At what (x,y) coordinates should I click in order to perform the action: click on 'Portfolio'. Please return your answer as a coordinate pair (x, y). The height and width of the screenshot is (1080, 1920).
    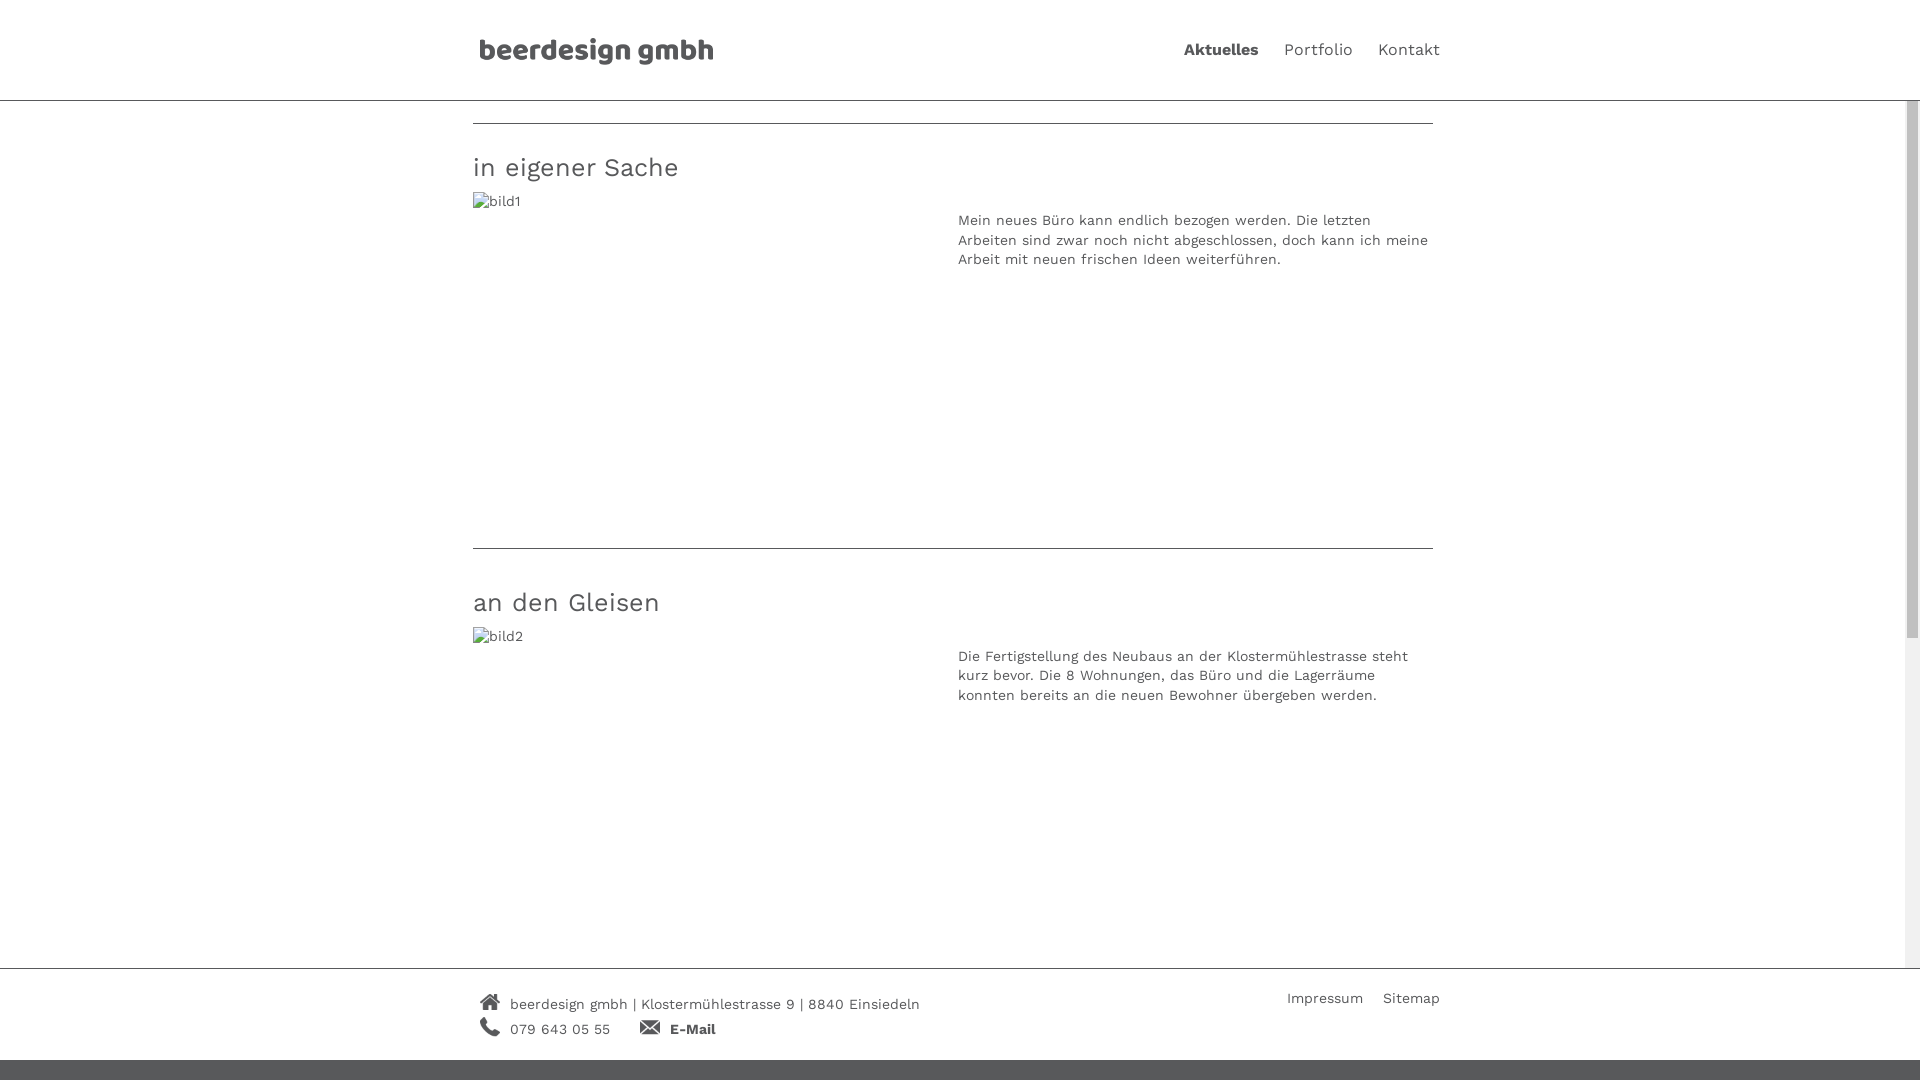
    Looking at the image, I should click on (1318, 49).